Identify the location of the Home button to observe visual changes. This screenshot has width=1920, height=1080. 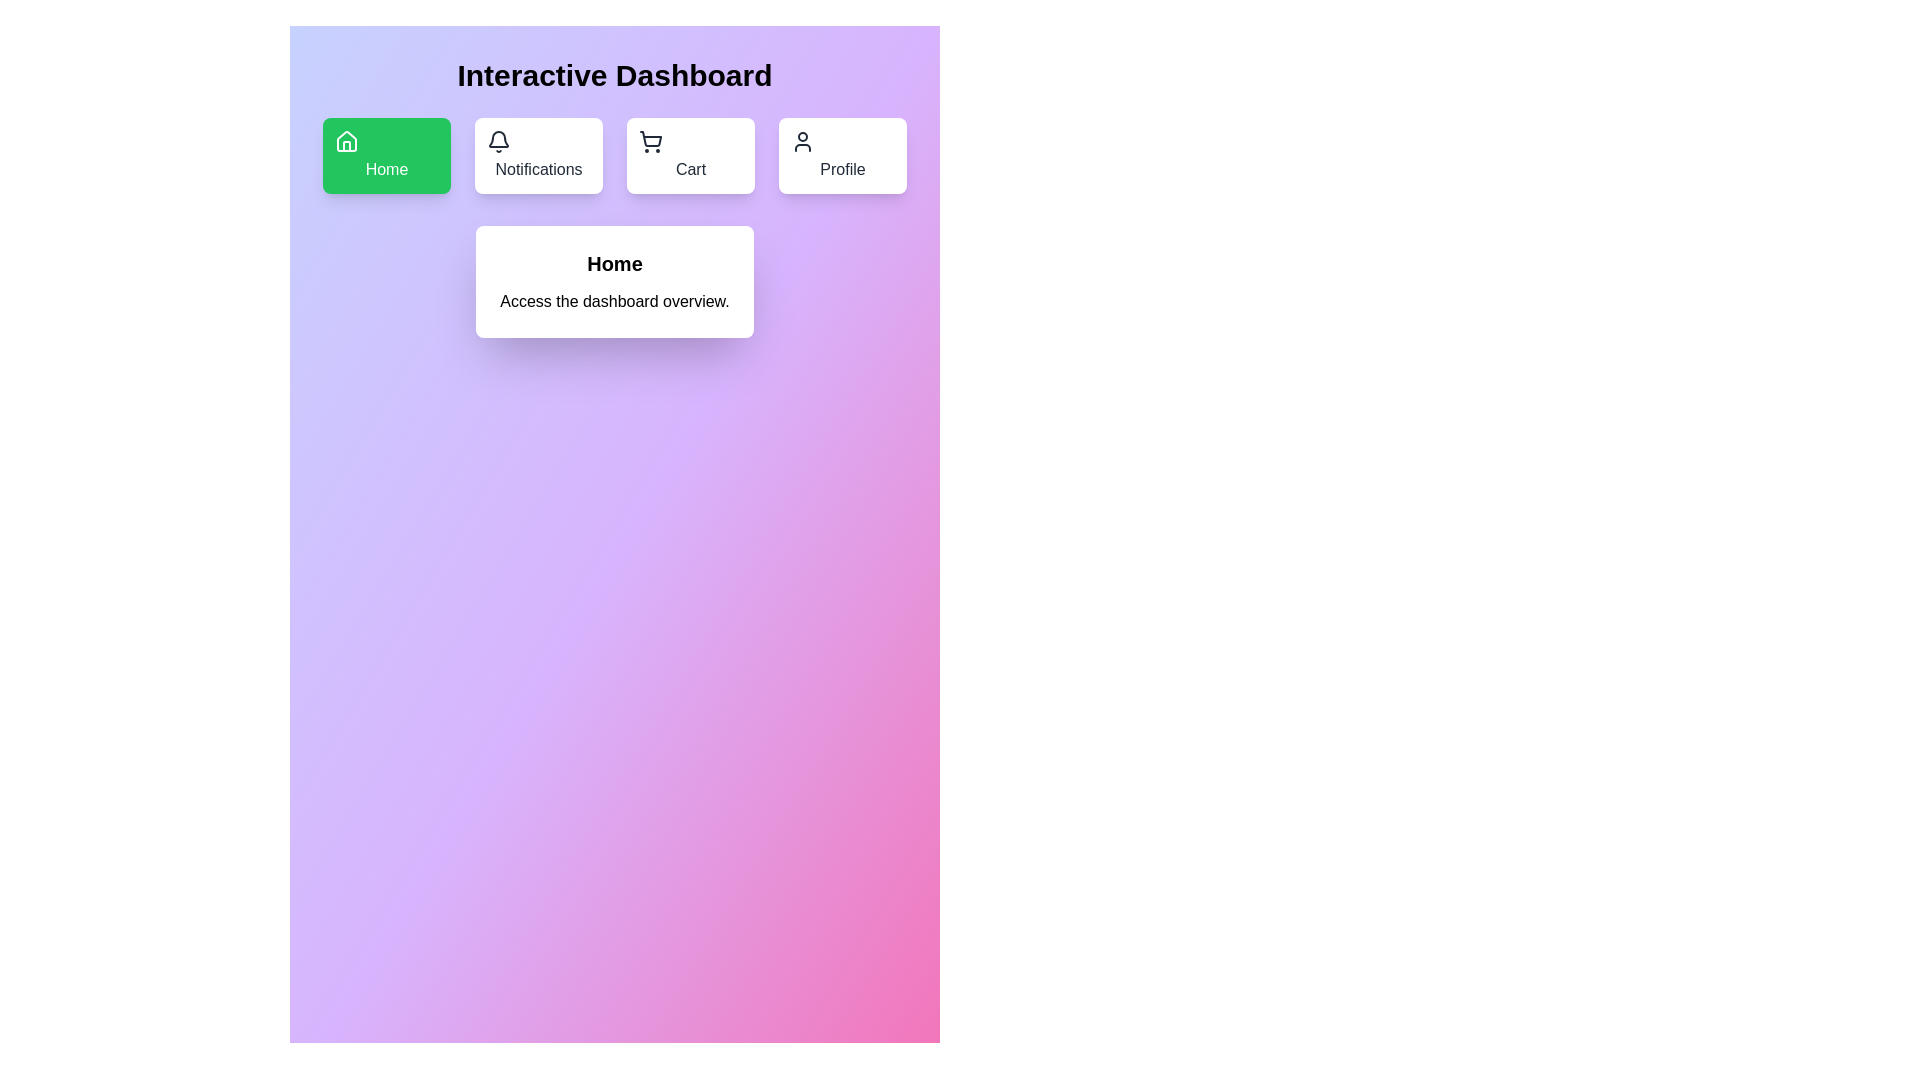
(387, 154).